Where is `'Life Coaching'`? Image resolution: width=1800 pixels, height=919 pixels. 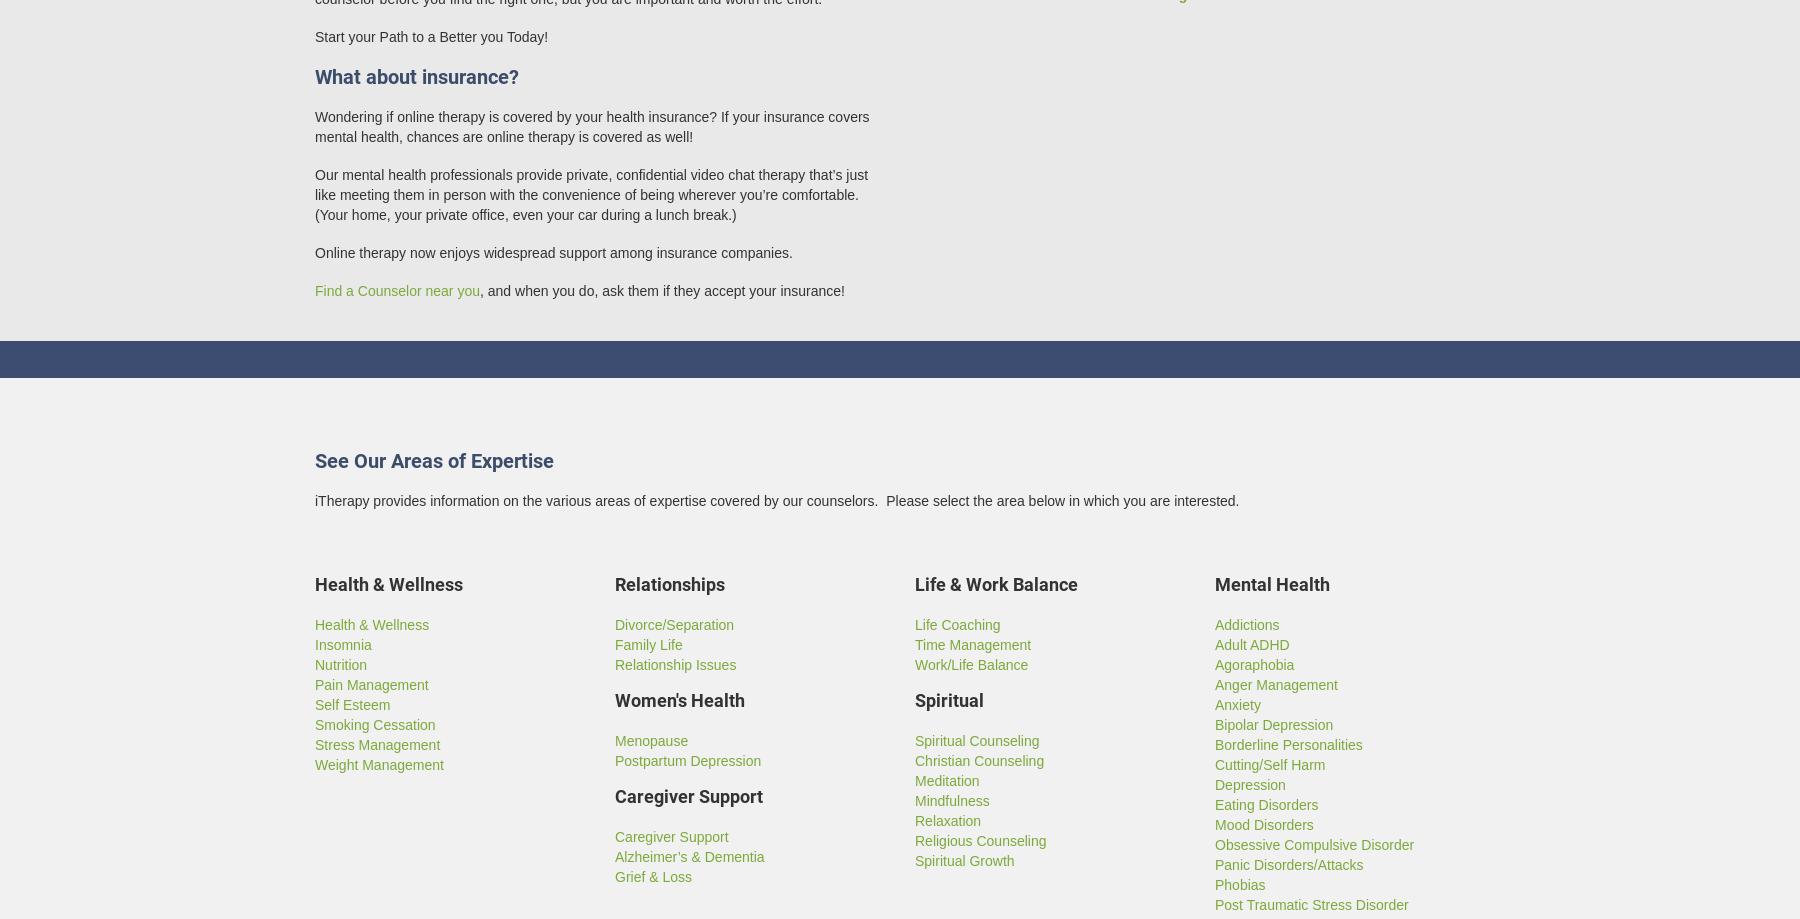 'Life Coaching' is located at coordinates (913, 625).